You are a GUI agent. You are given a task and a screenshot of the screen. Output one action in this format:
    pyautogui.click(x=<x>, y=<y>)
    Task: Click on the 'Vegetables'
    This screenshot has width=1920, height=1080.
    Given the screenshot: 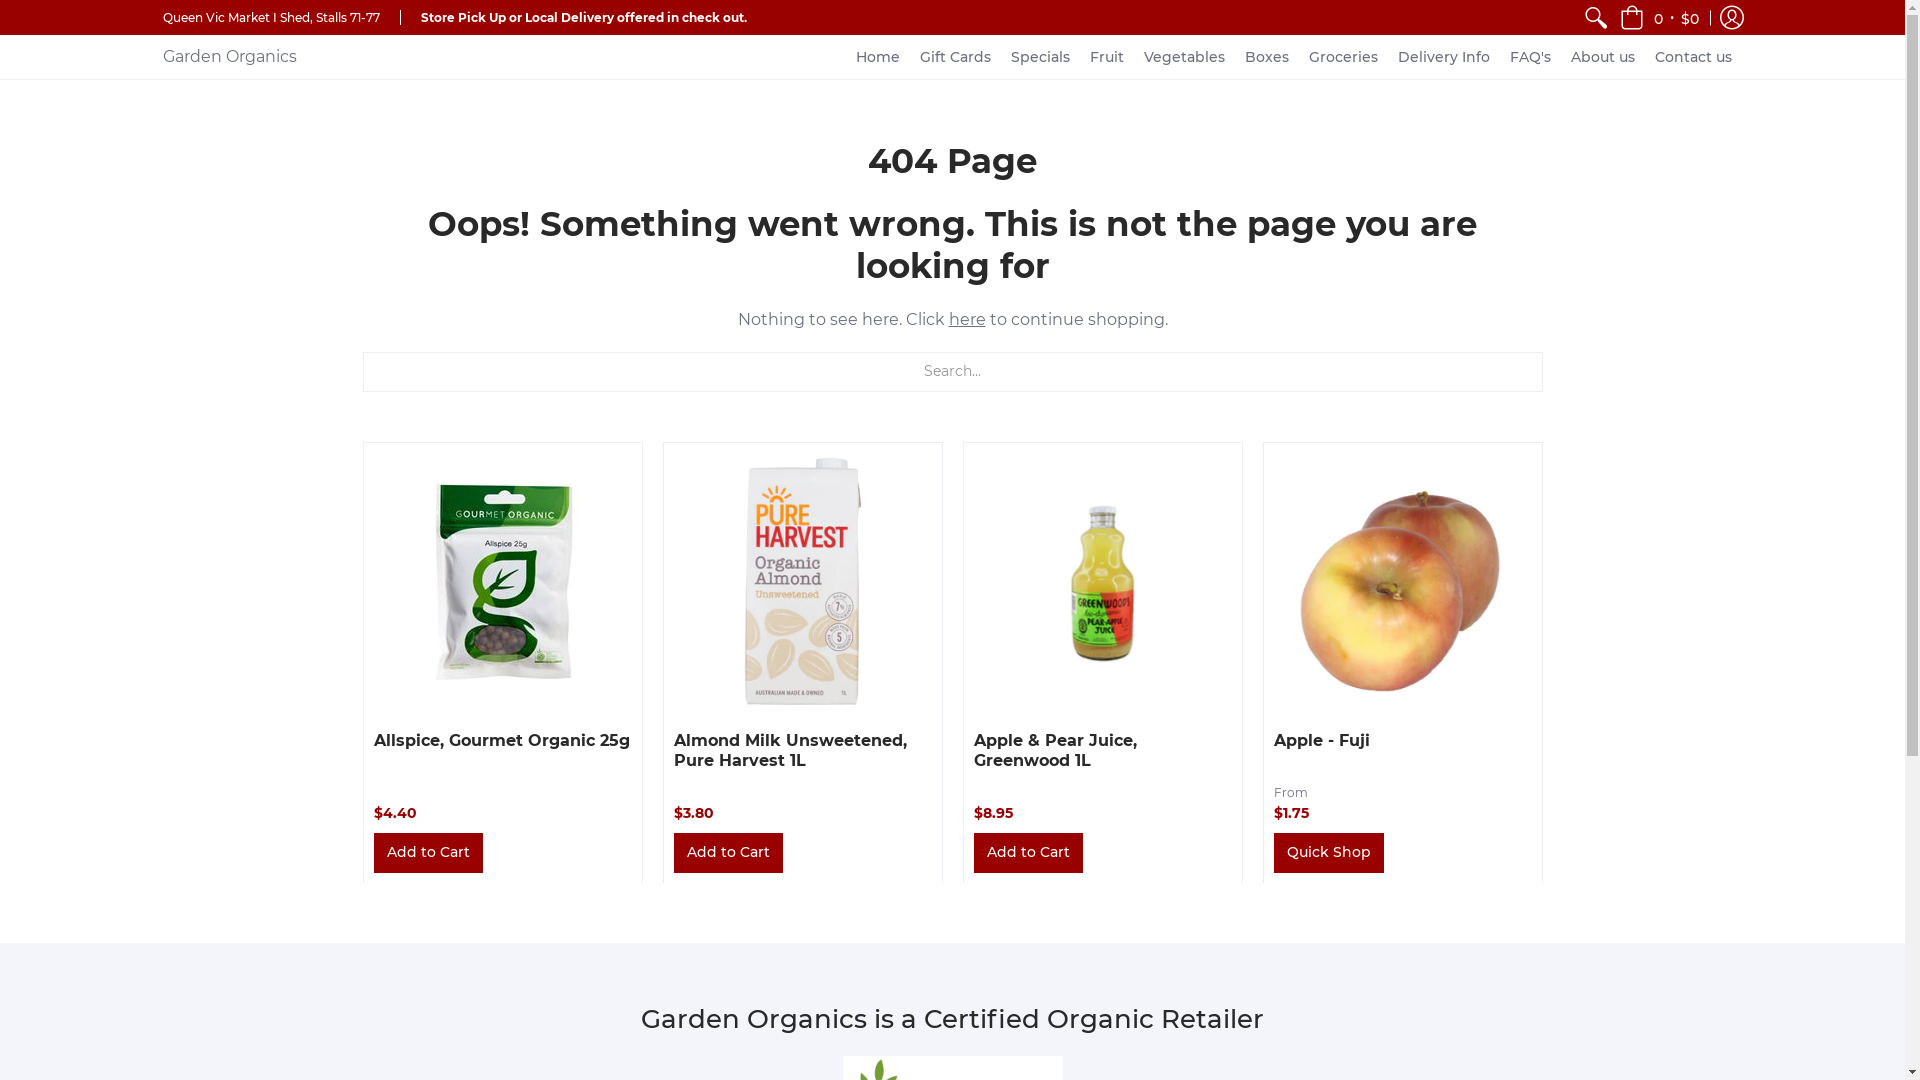 What is the action you would take?
    pyautogui.click(x=1184, y=56)
    